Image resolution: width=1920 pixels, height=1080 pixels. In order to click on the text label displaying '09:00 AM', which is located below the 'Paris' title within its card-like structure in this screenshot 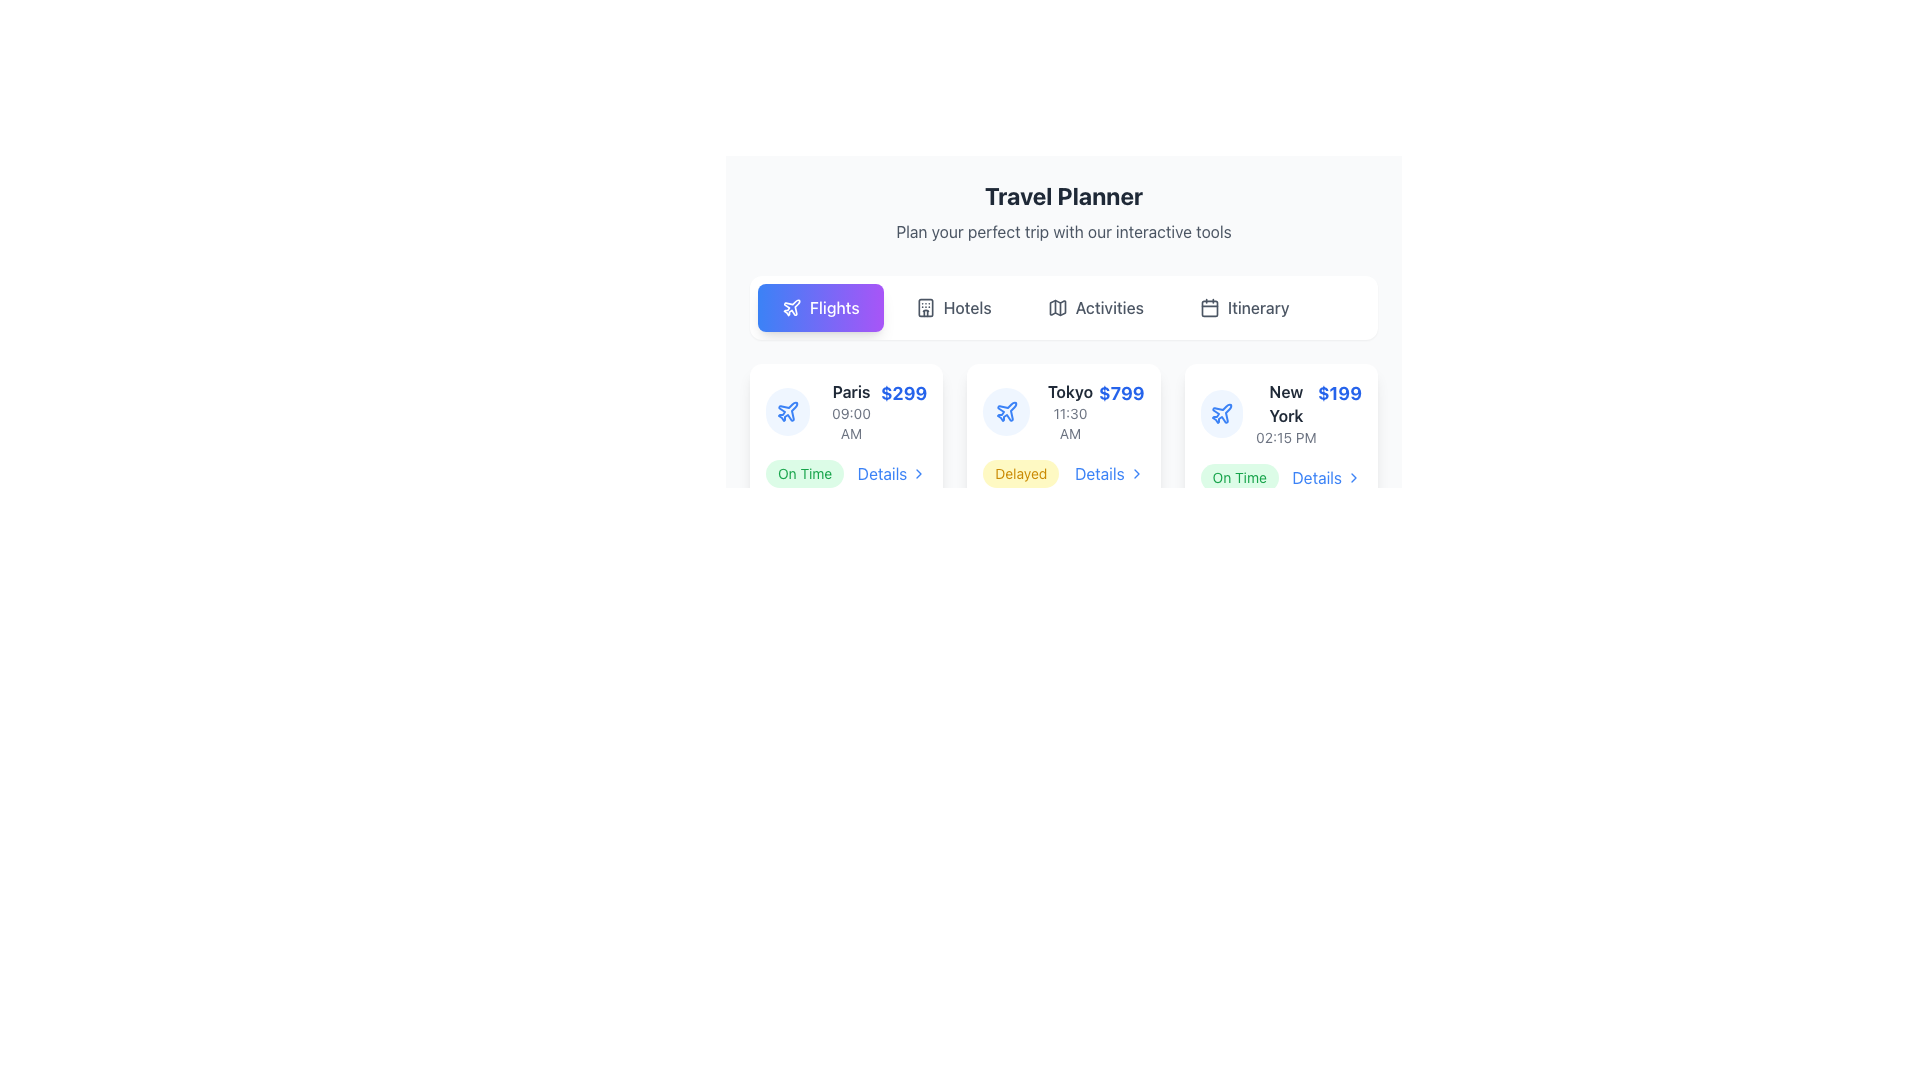, I will do `click(851, 423)`.